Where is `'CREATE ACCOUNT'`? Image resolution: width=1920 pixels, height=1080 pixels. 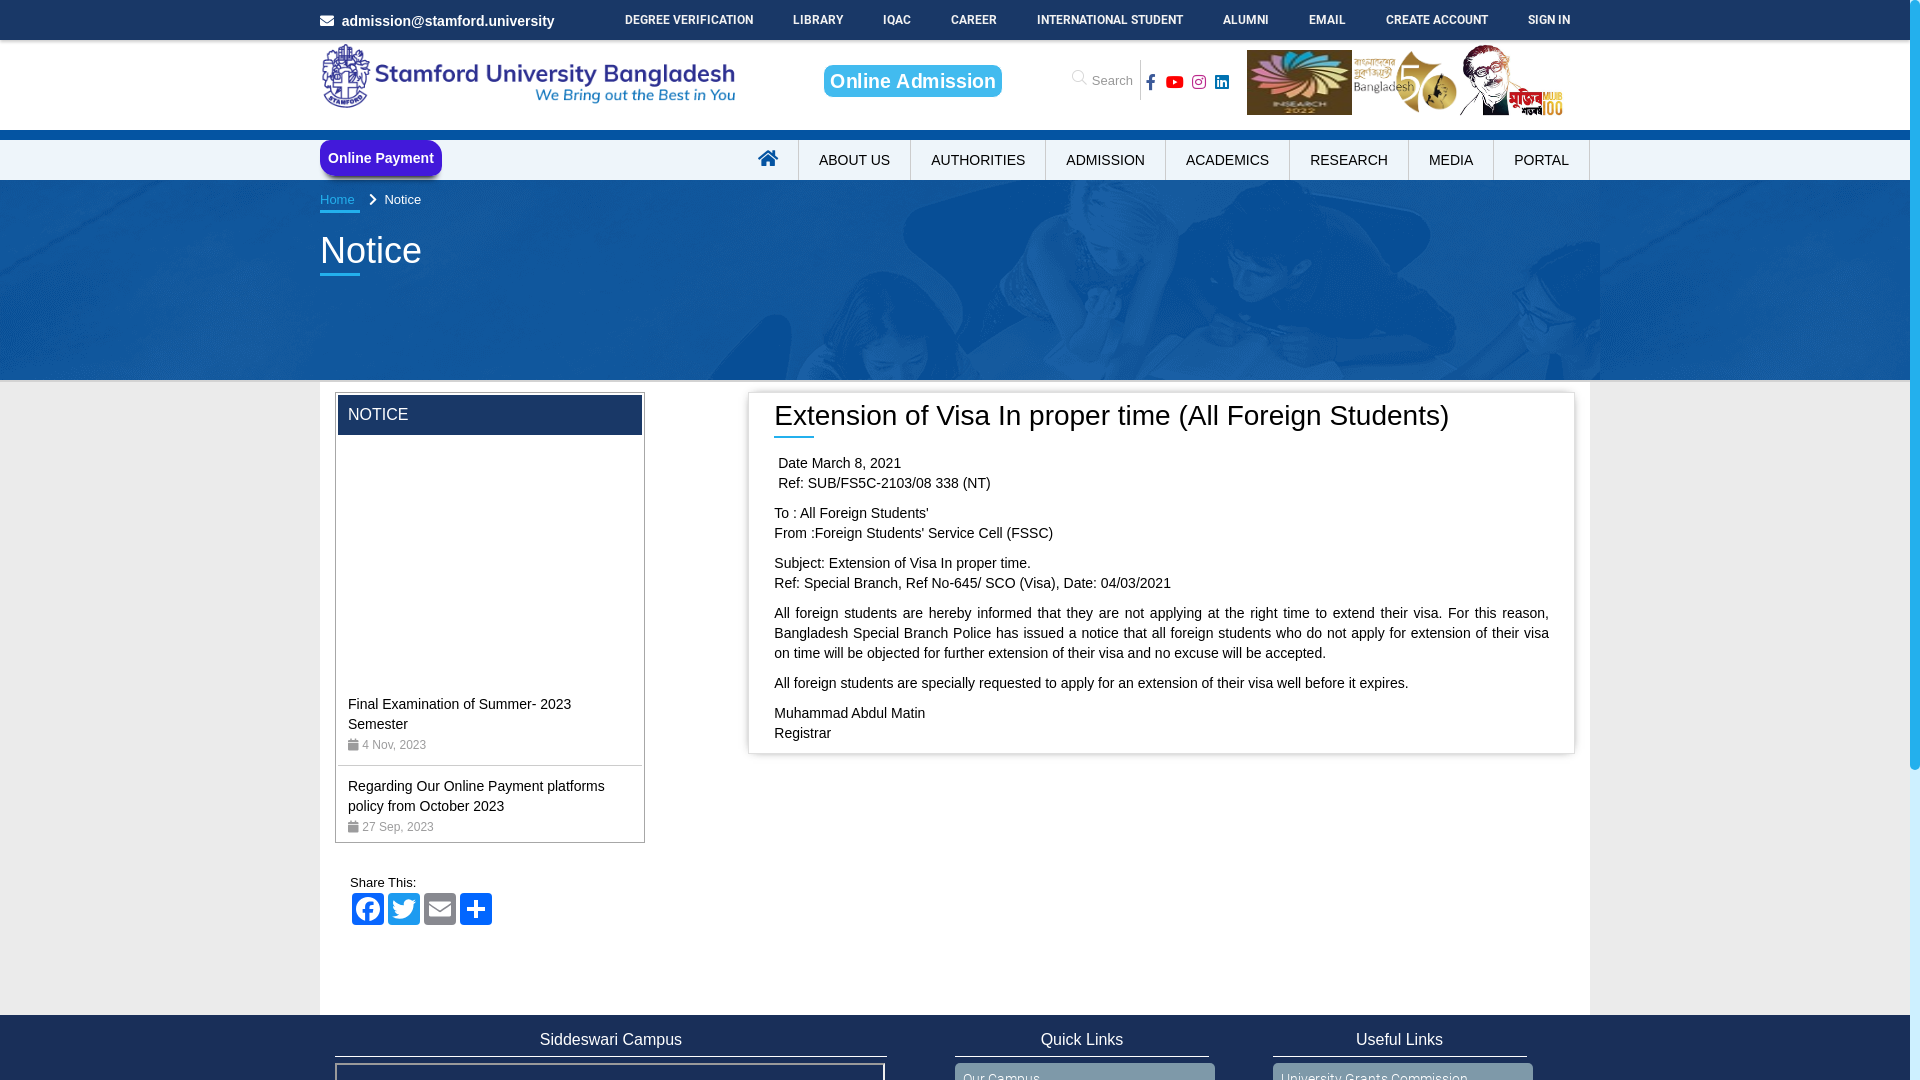
'CREATE ACCOUNT' is located at coordinates (1435, 19).